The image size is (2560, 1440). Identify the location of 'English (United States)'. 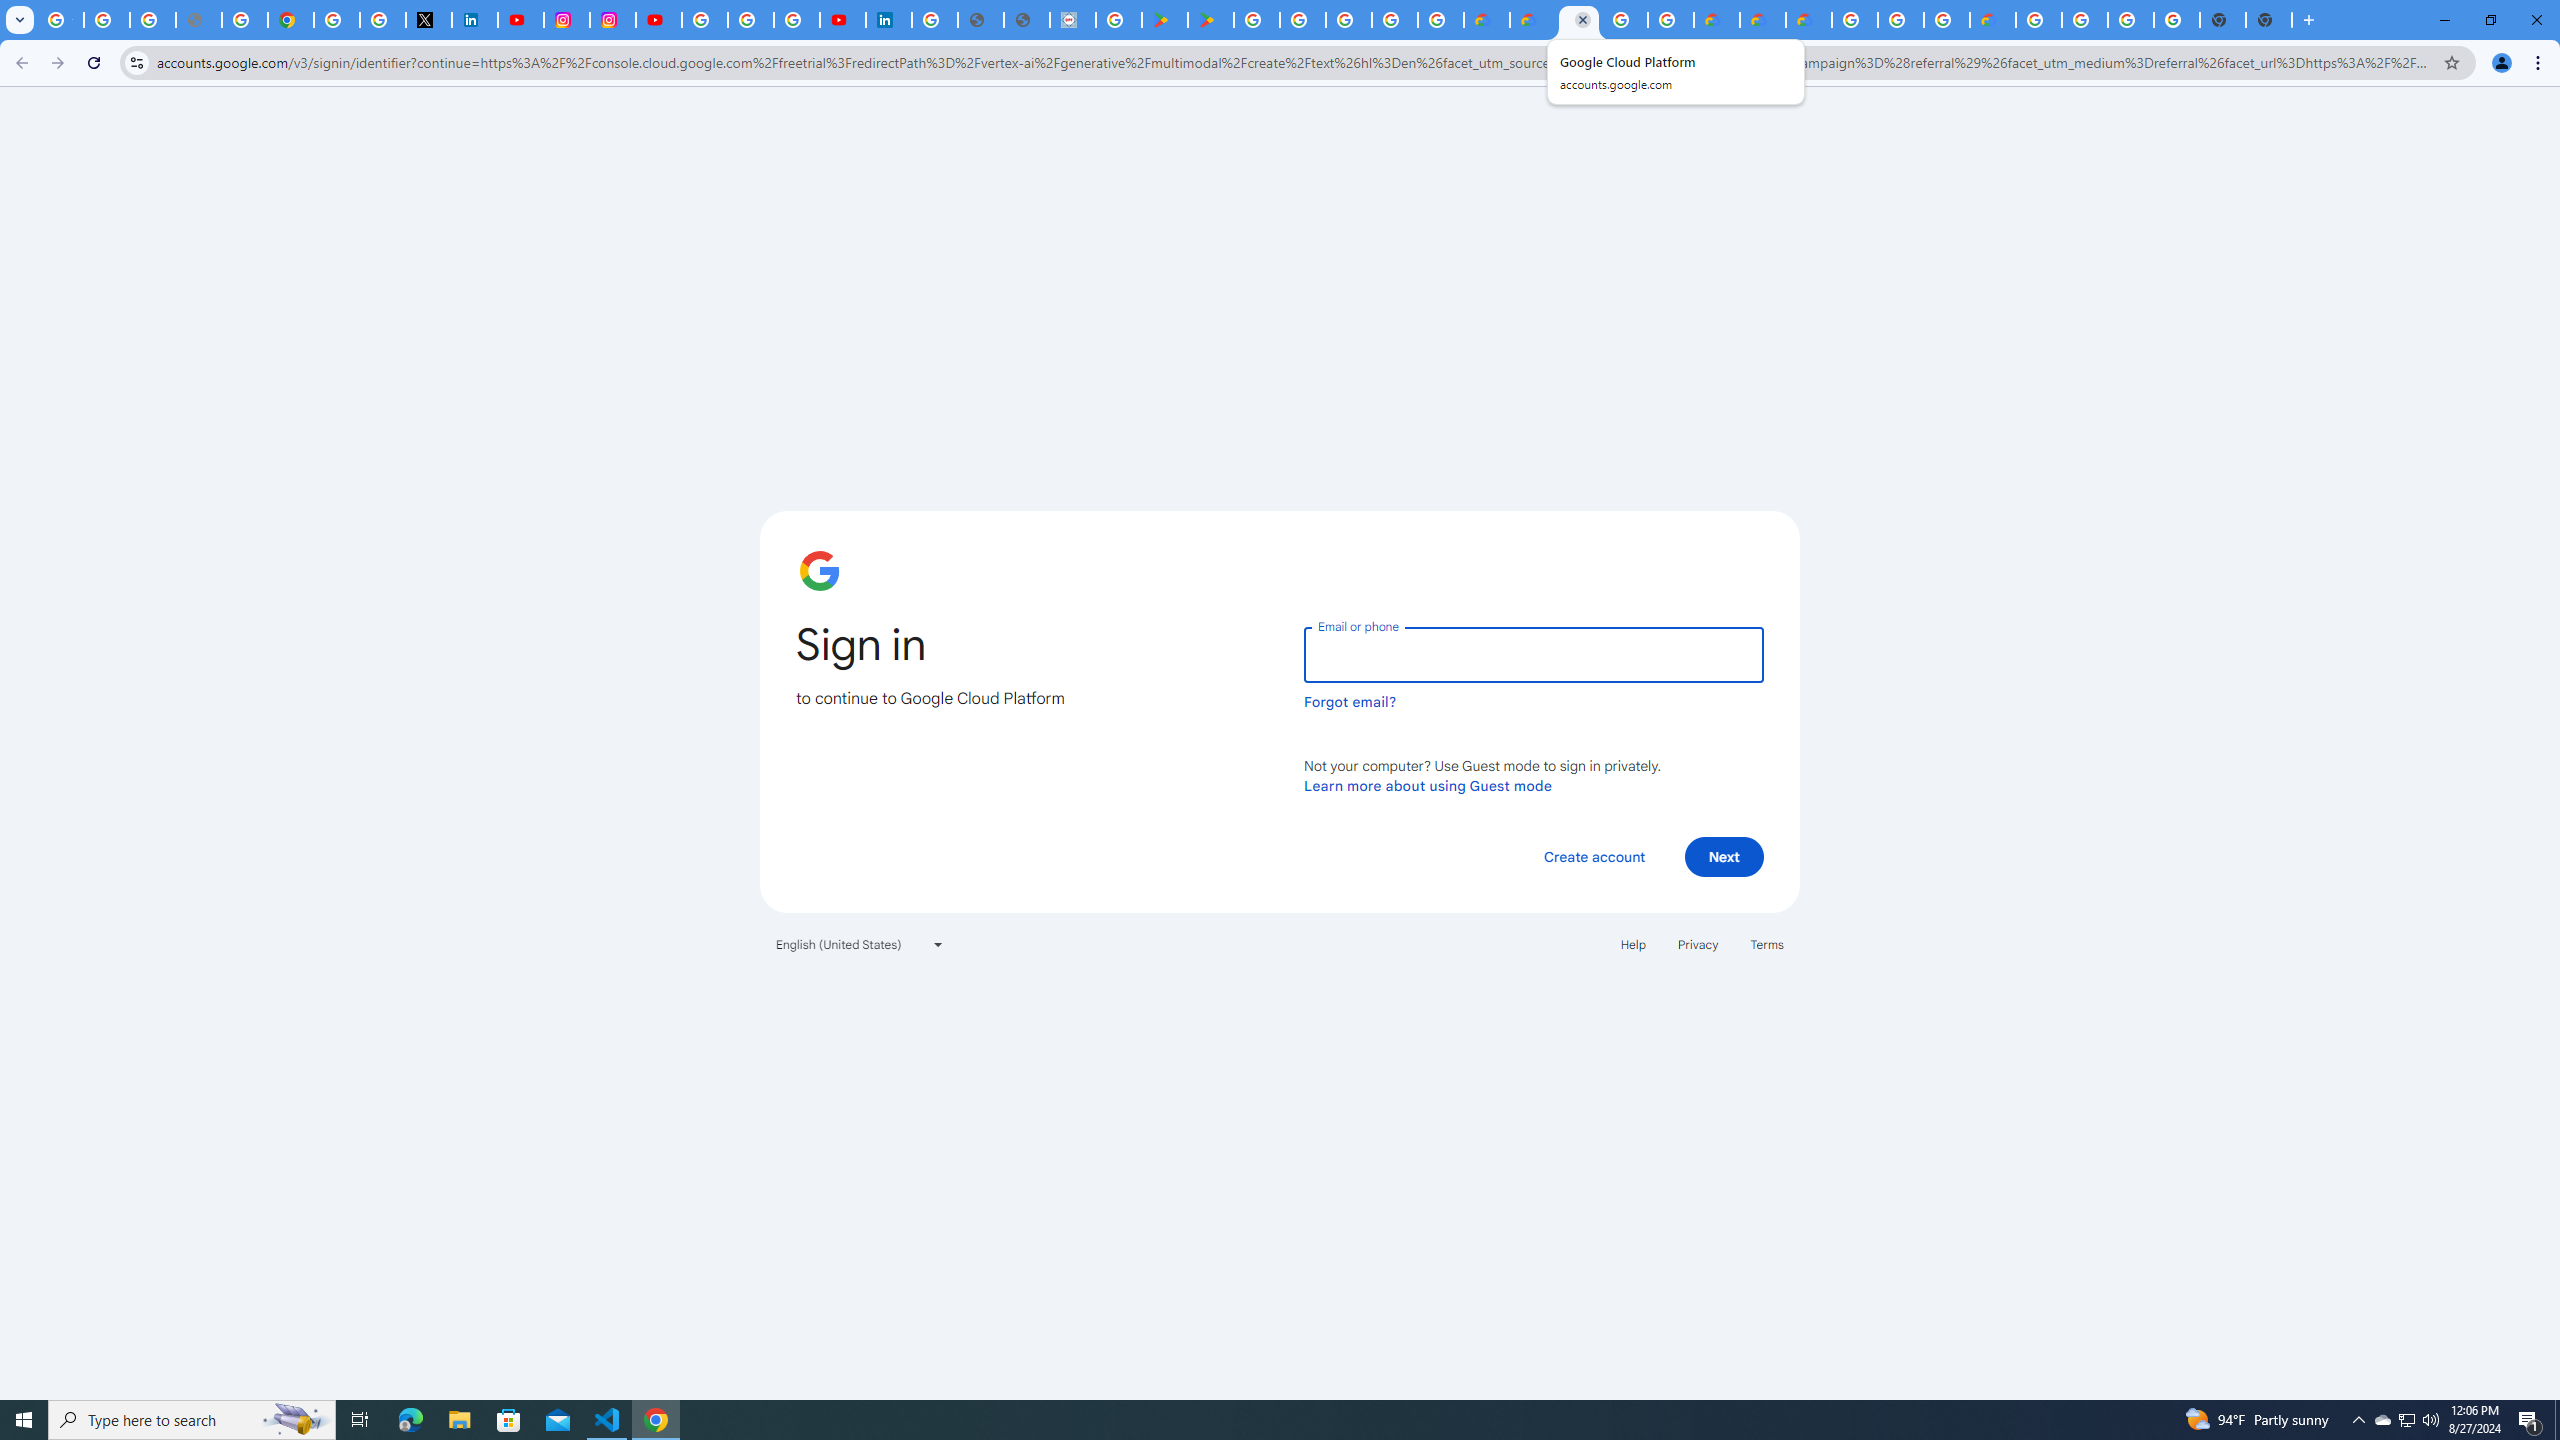
(860, 942).